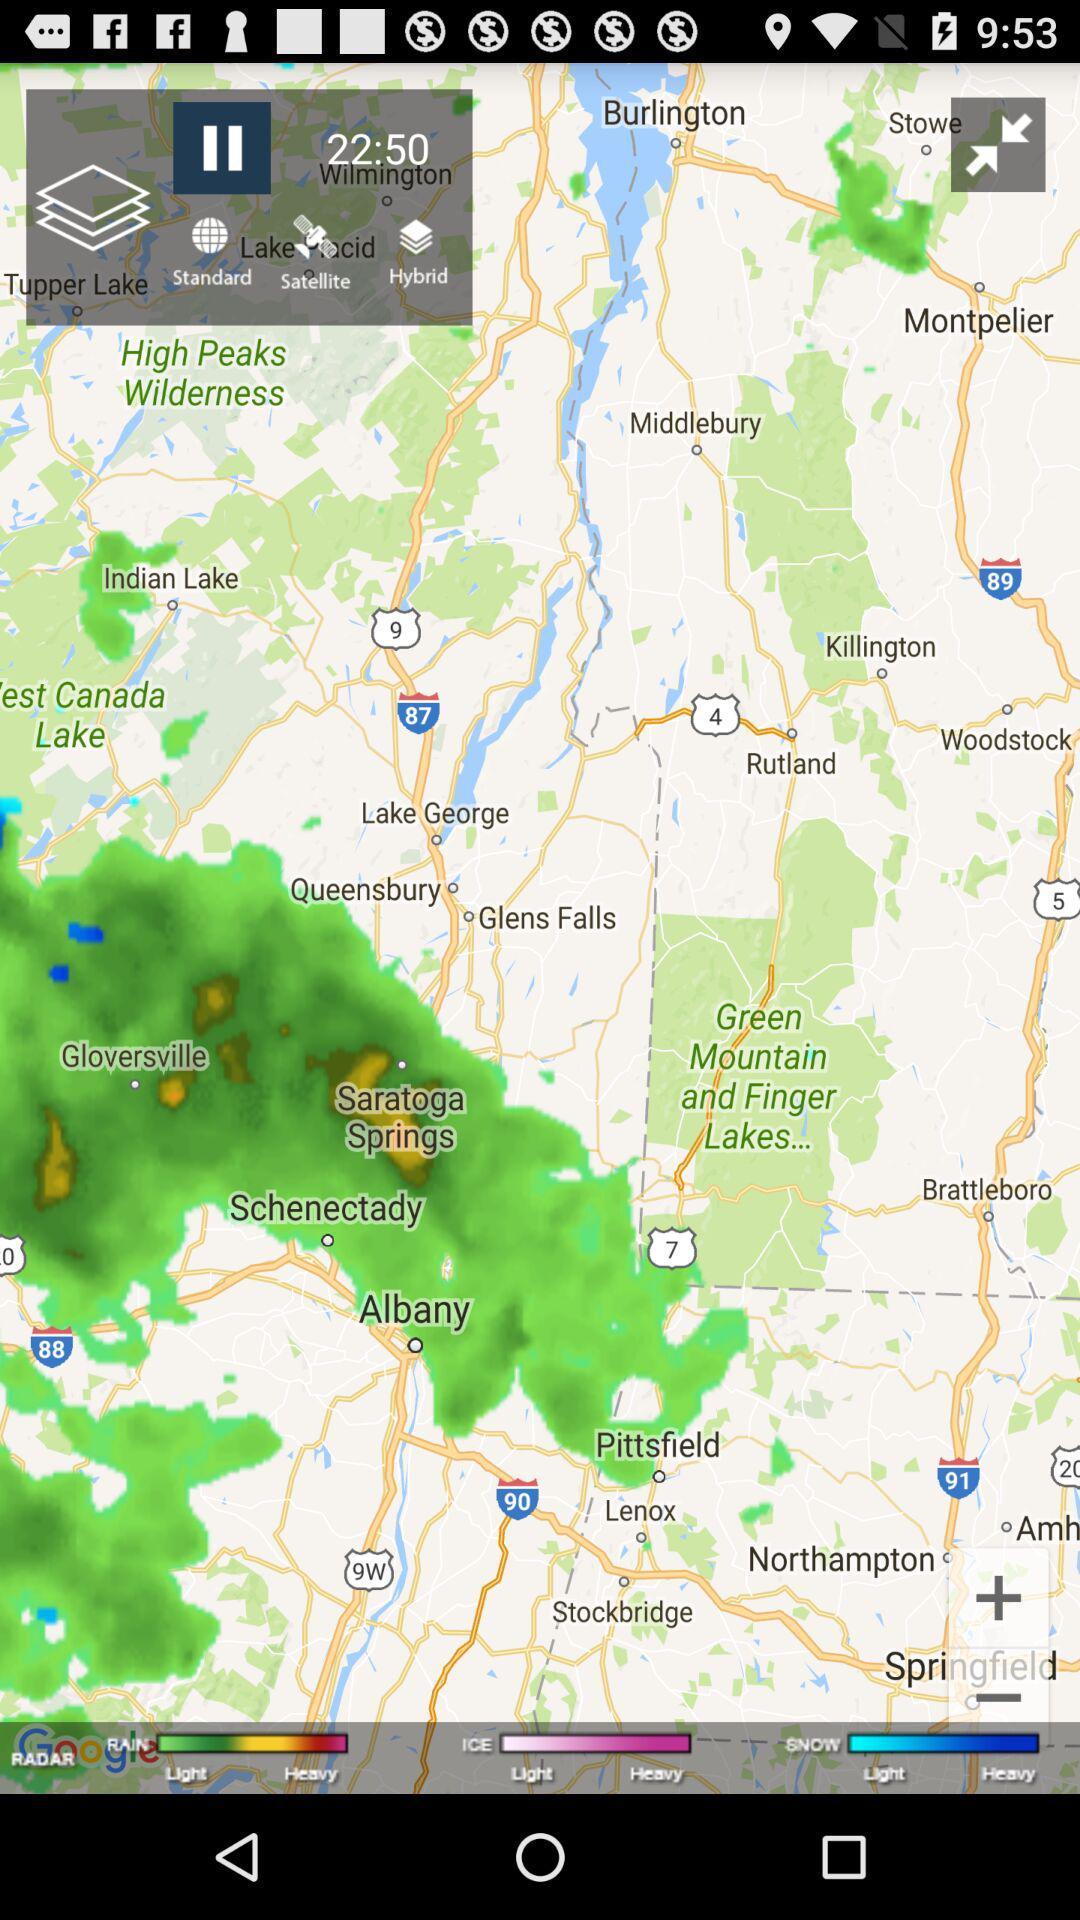 The width and height of the screenshot is (1080, 1920). Describe the element at coordinates (415, 251) in the screenshot. I see `item below the 22:50 item` at that location.